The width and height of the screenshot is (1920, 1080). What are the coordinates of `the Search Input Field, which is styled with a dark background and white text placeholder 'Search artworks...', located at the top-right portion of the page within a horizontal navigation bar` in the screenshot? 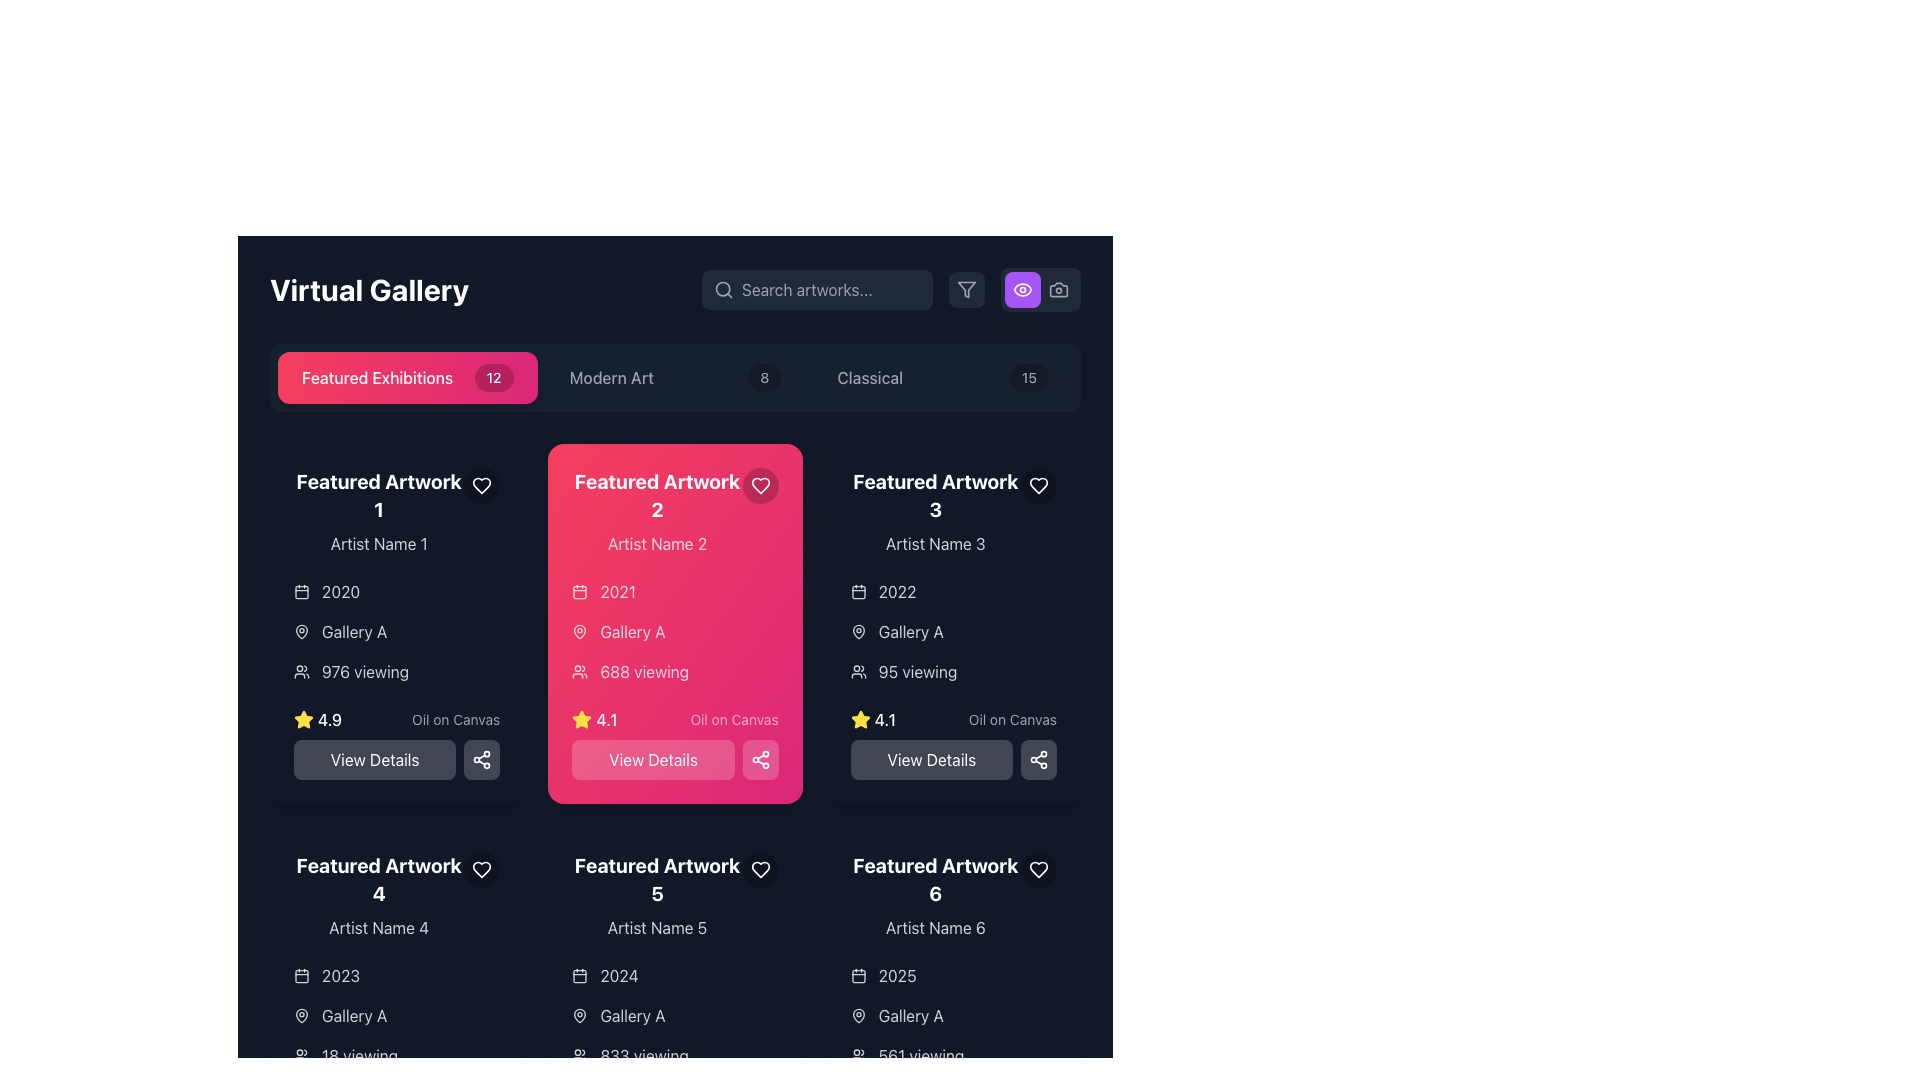 It's located at (817, 289).